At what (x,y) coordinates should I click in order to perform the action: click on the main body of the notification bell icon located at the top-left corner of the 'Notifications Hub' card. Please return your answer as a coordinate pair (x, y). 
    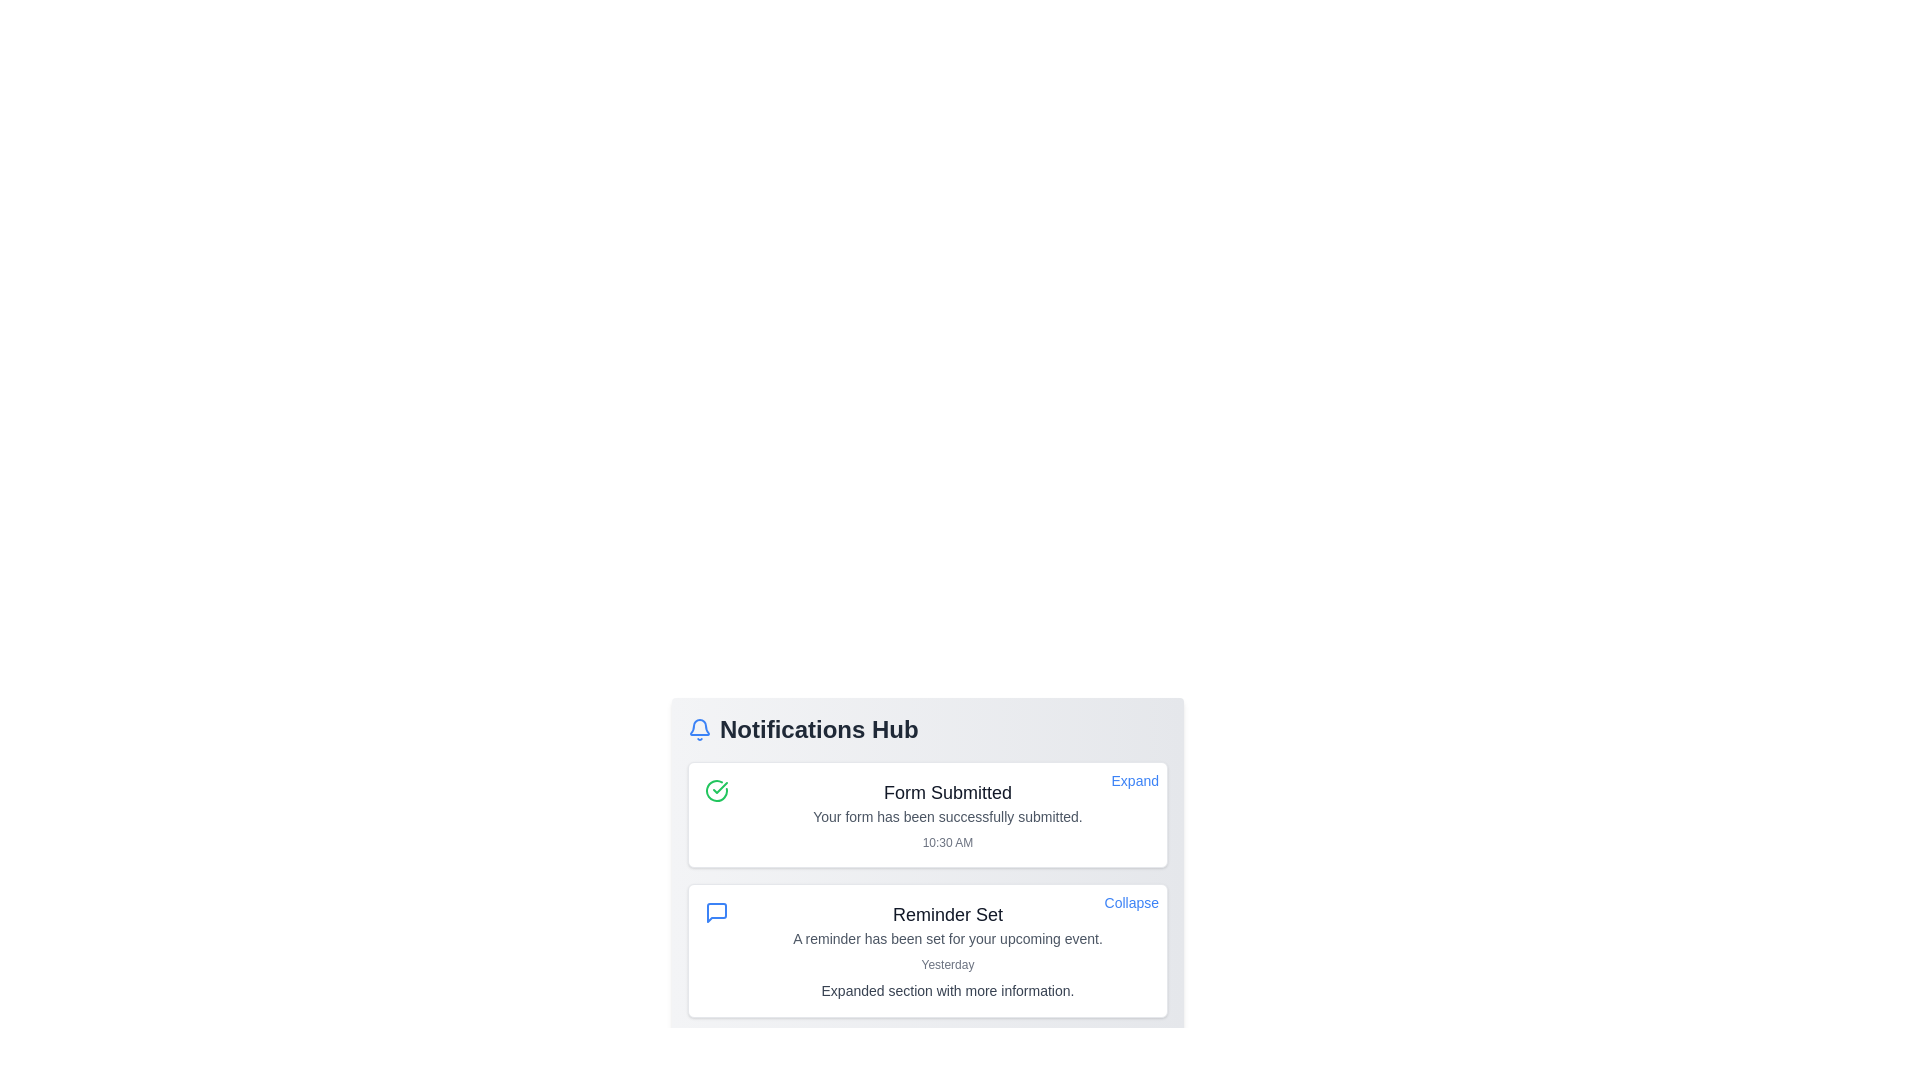
    Looking at the image, I should click on (700, 727).